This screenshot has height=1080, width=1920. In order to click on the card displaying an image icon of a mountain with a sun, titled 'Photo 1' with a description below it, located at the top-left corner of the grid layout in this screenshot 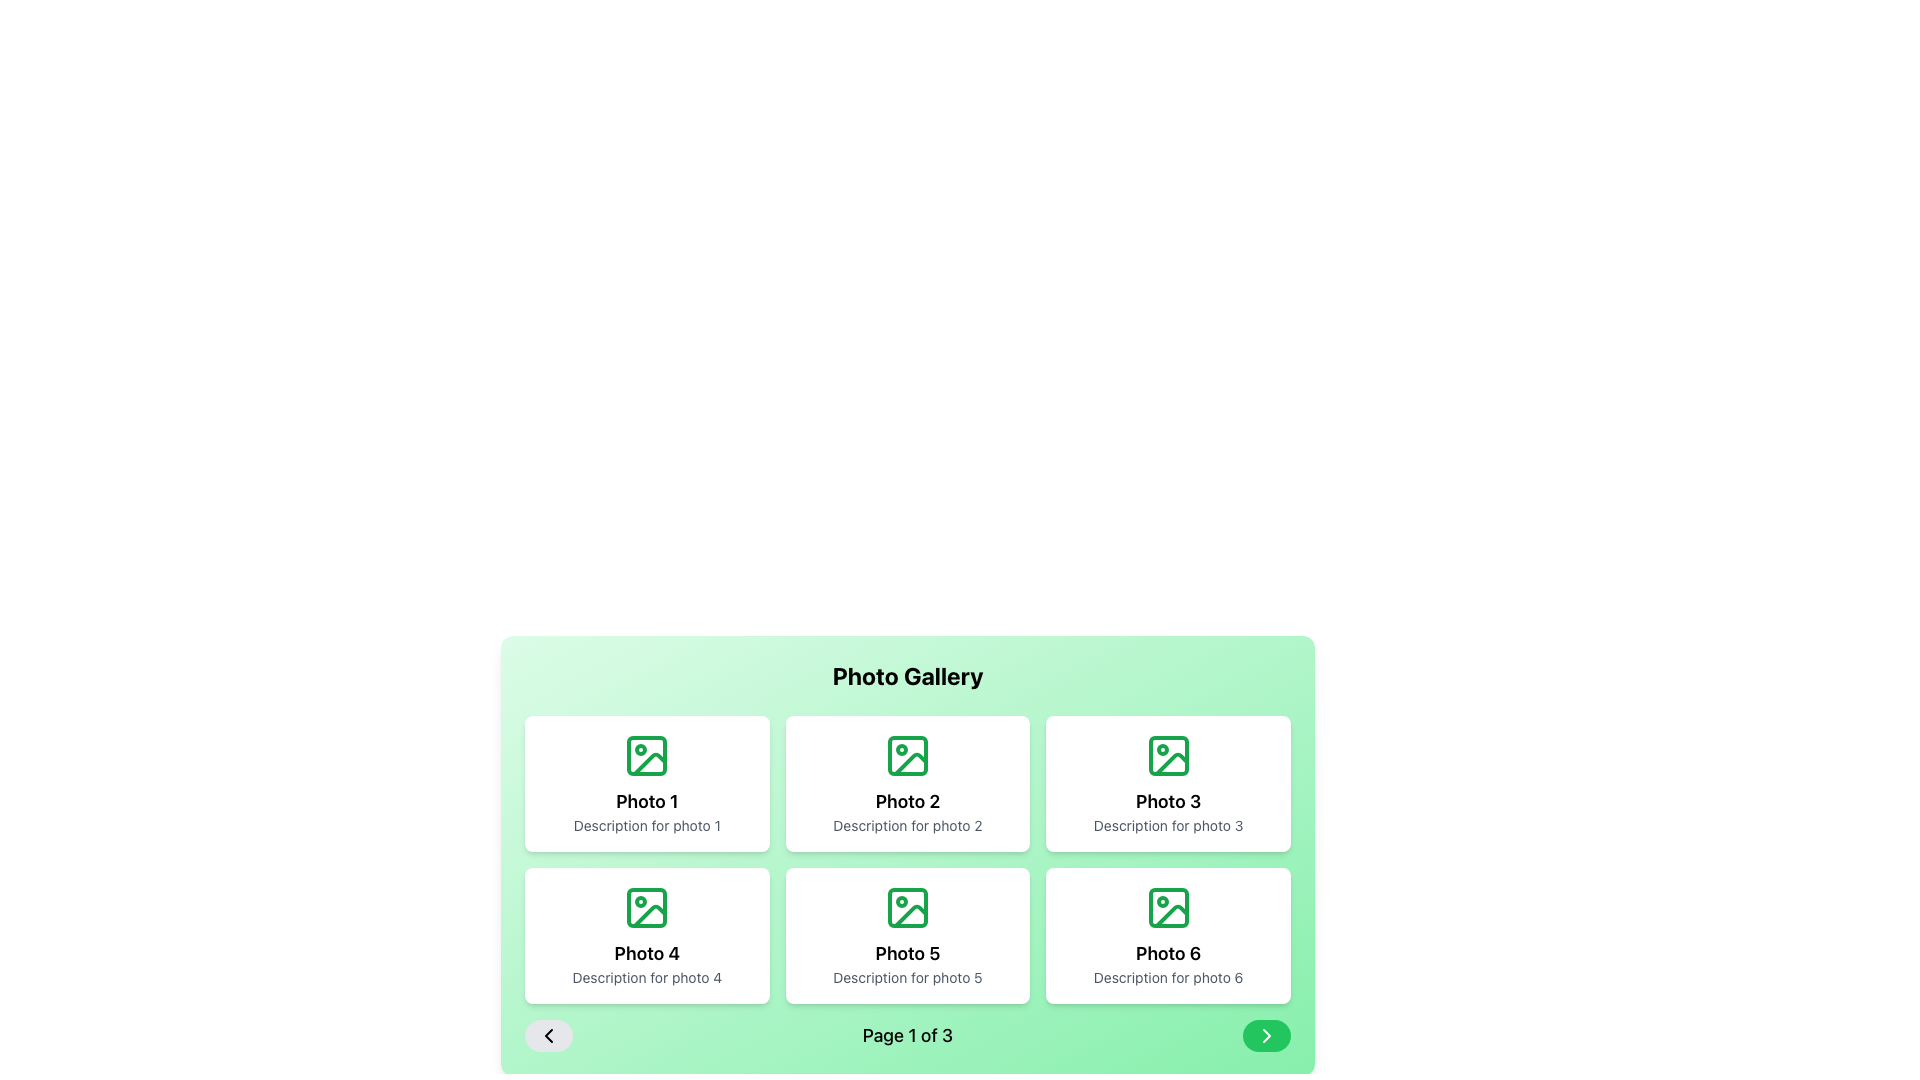, I will do `click(647, 782)`.